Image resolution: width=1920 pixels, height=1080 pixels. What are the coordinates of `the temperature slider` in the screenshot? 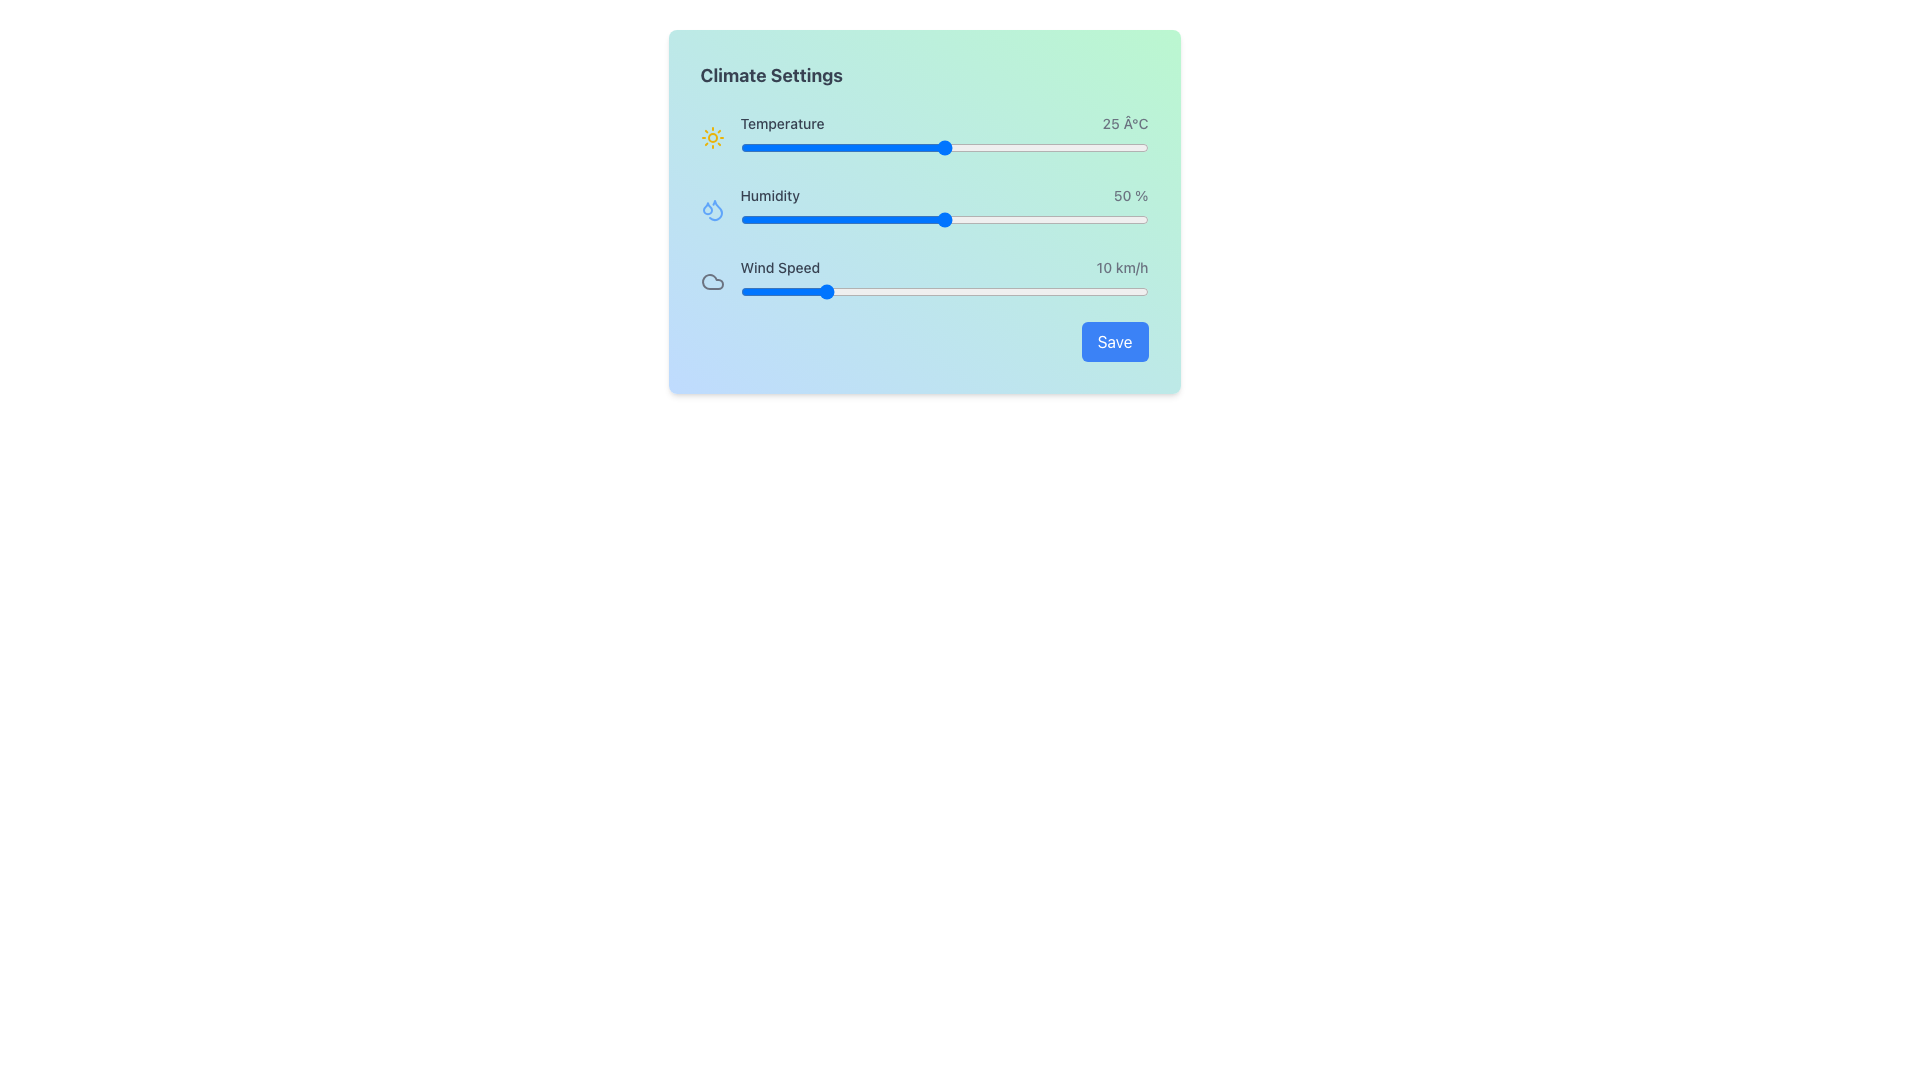 It's located at (1001, 146).